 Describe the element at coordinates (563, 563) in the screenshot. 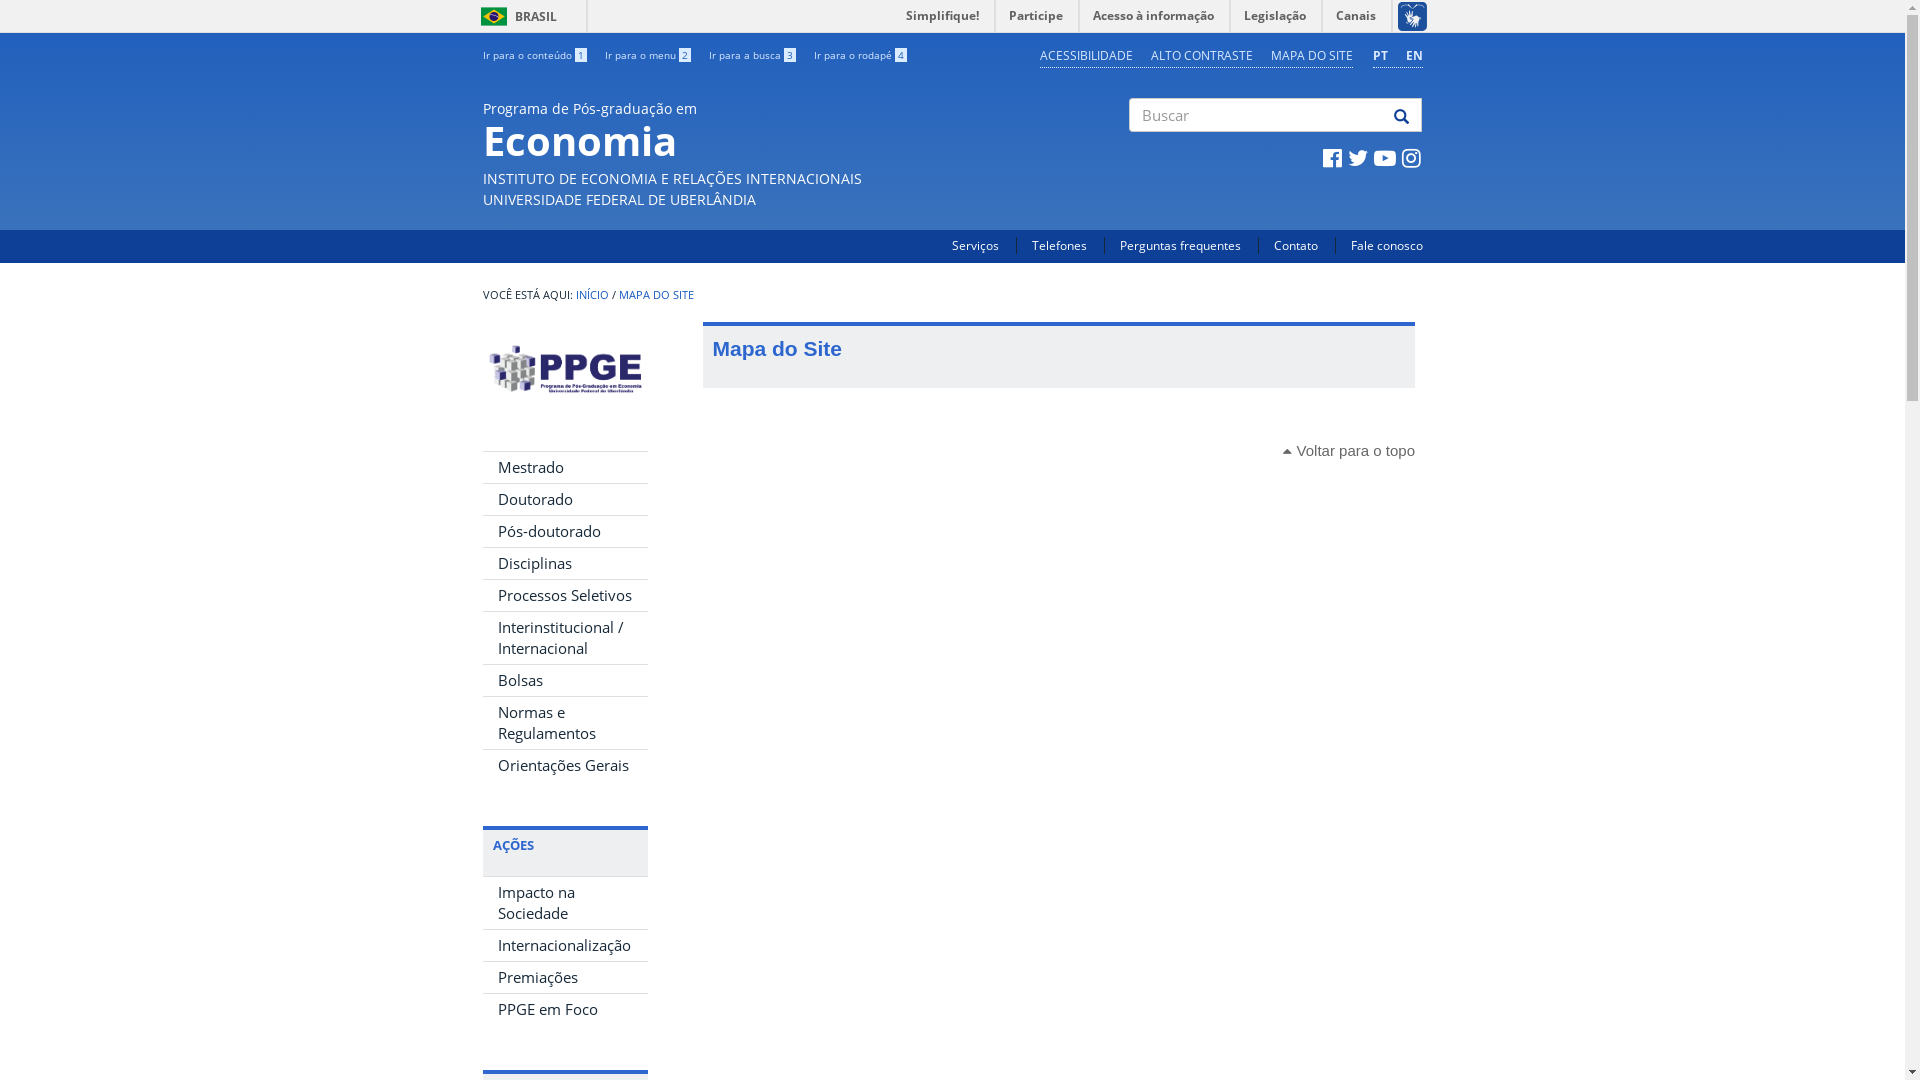

I see `'Disciplinas'` at that location.